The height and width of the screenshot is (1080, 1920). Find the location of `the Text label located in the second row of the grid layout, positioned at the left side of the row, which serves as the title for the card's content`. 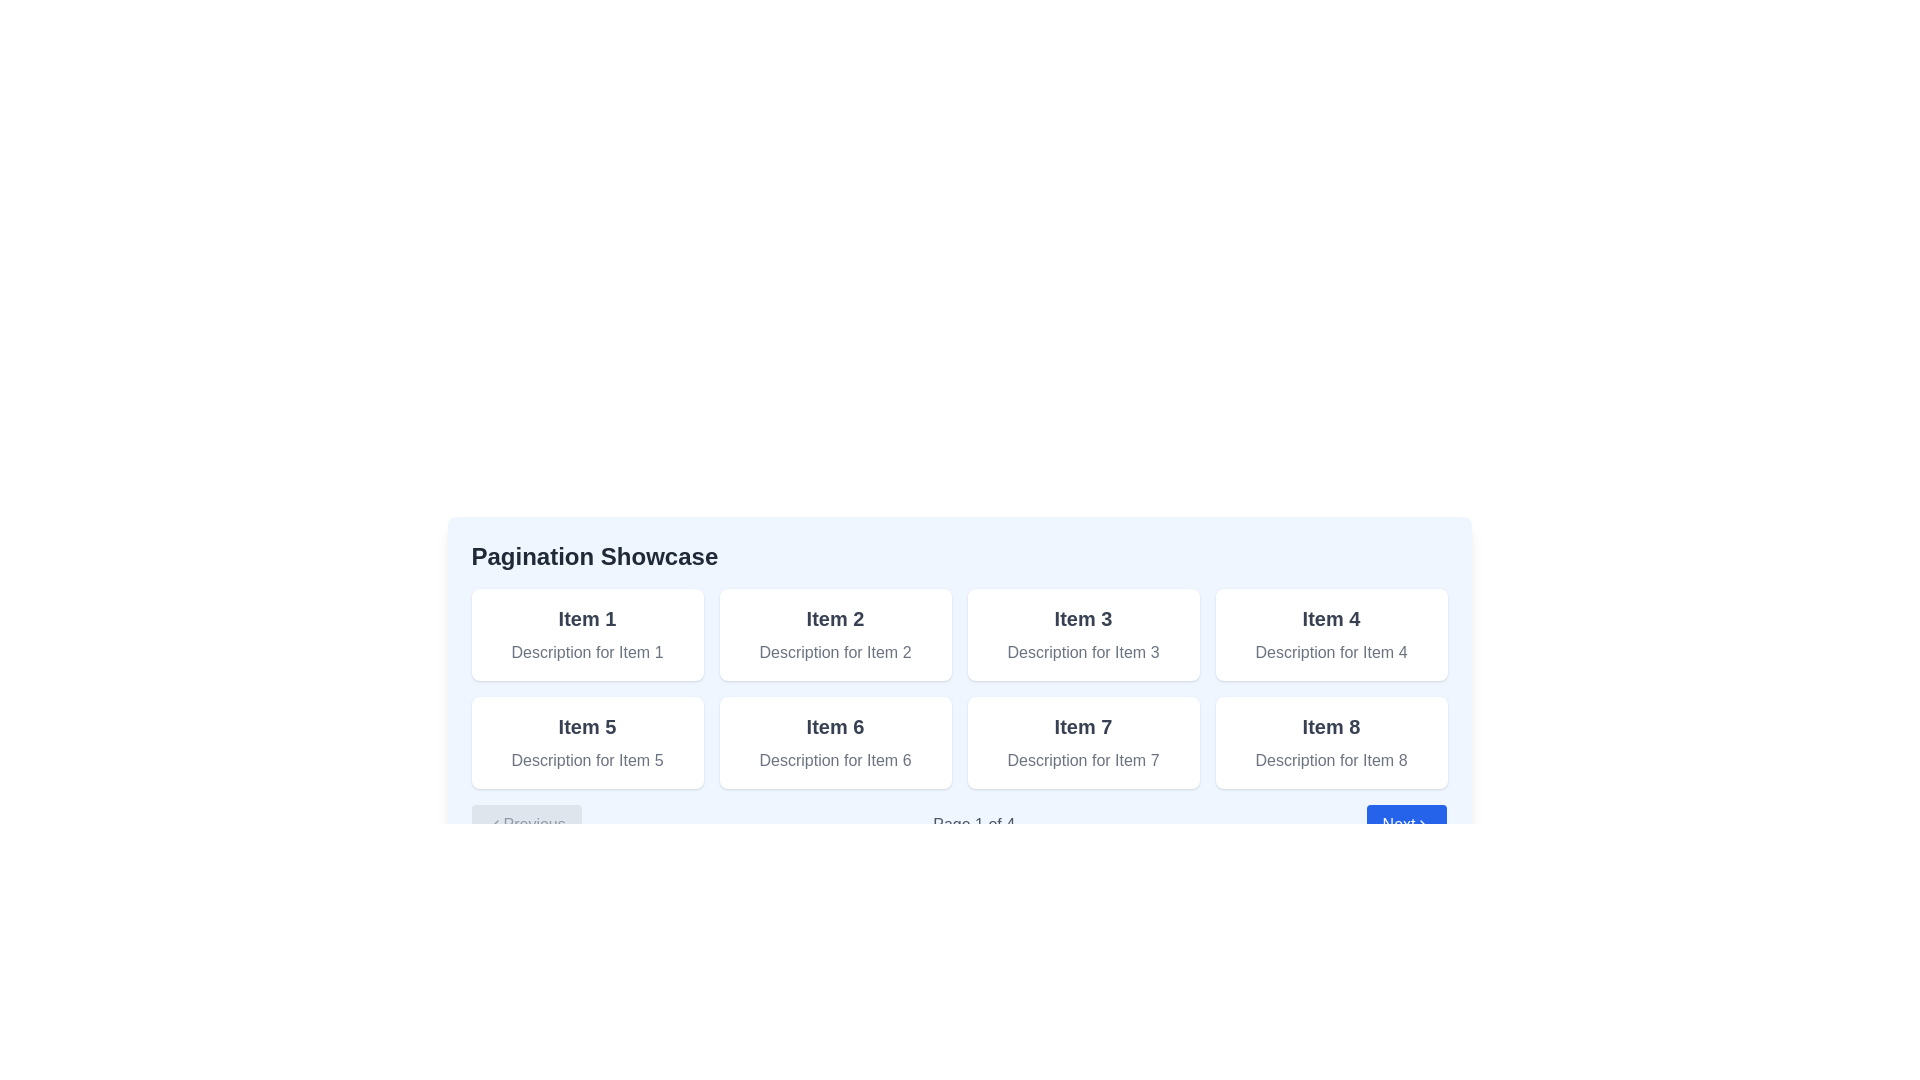

the Text label located in the second row of the grid layout, positioned at the left side of the row, which serves as the title for the card's content is located at coordinates (586, 726).